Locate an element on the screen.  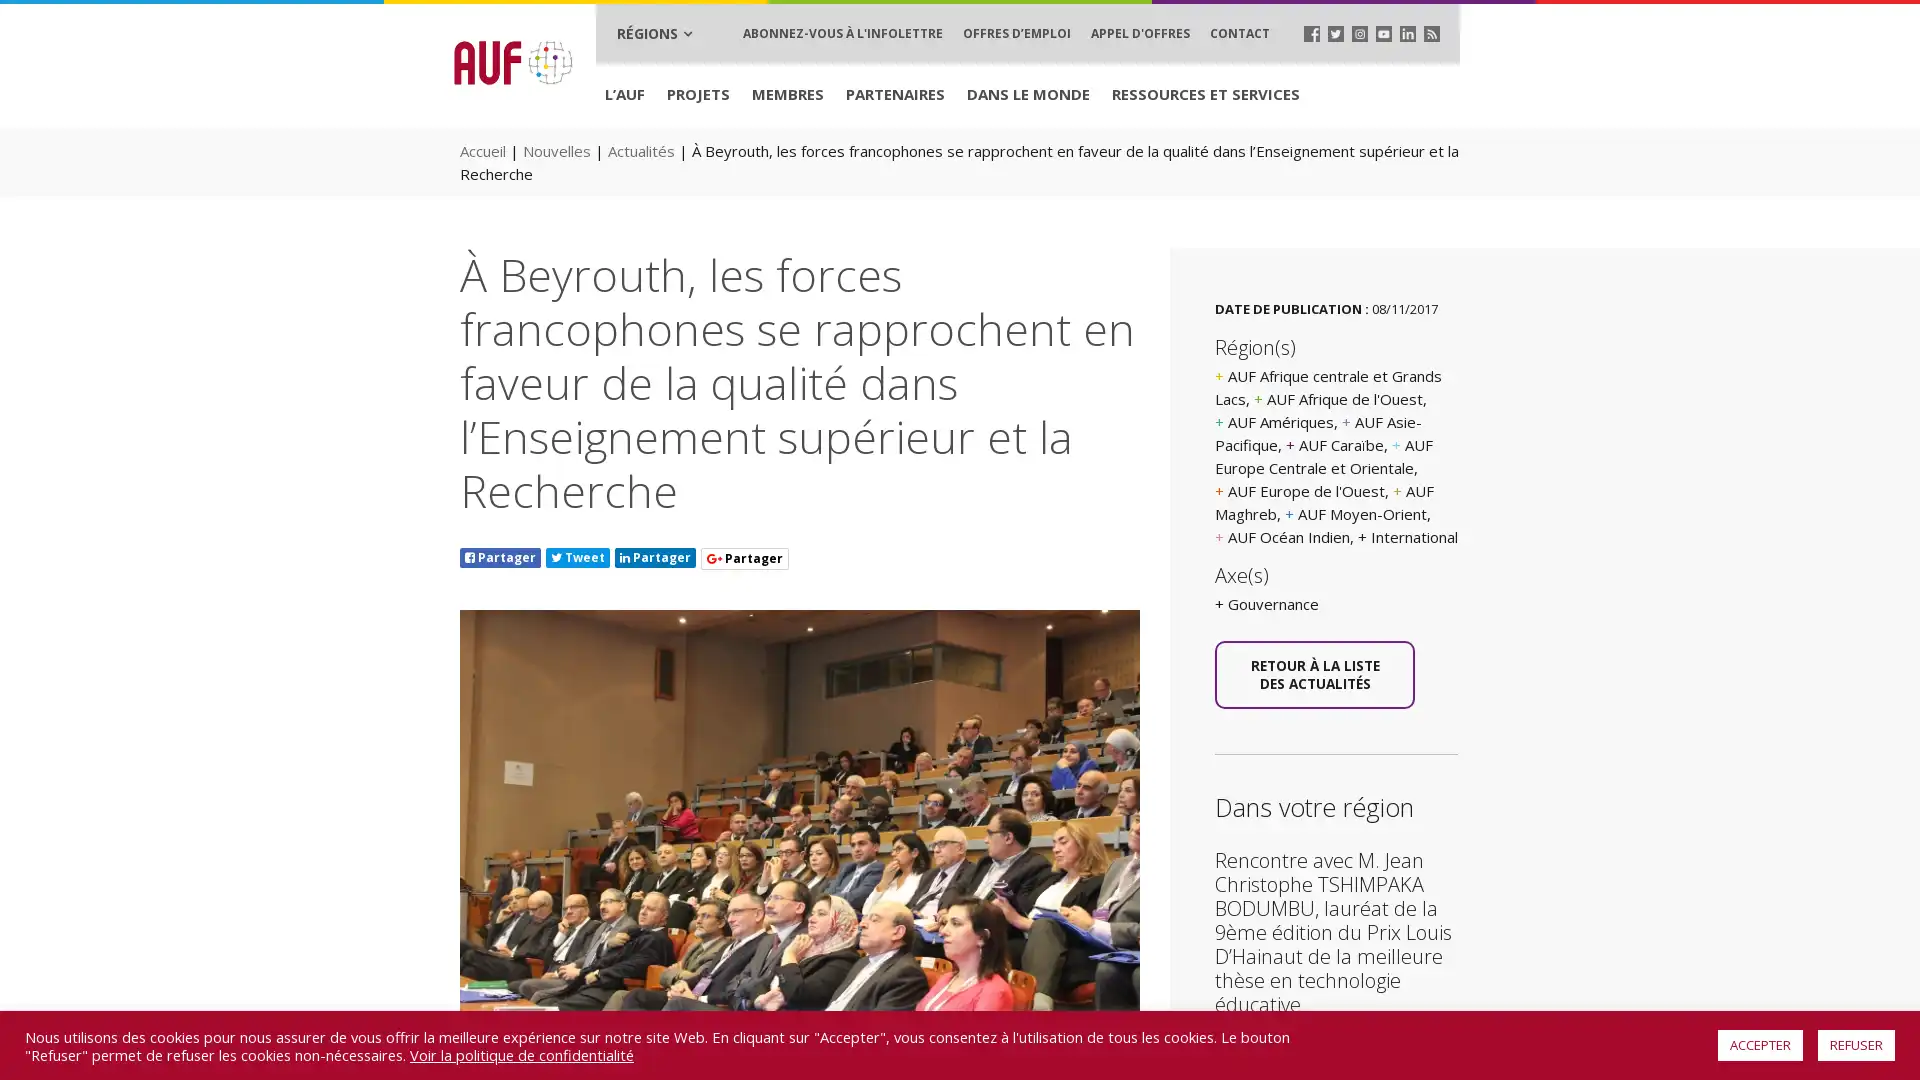
ACCEPTER is located at coordinates (1760, 1044).